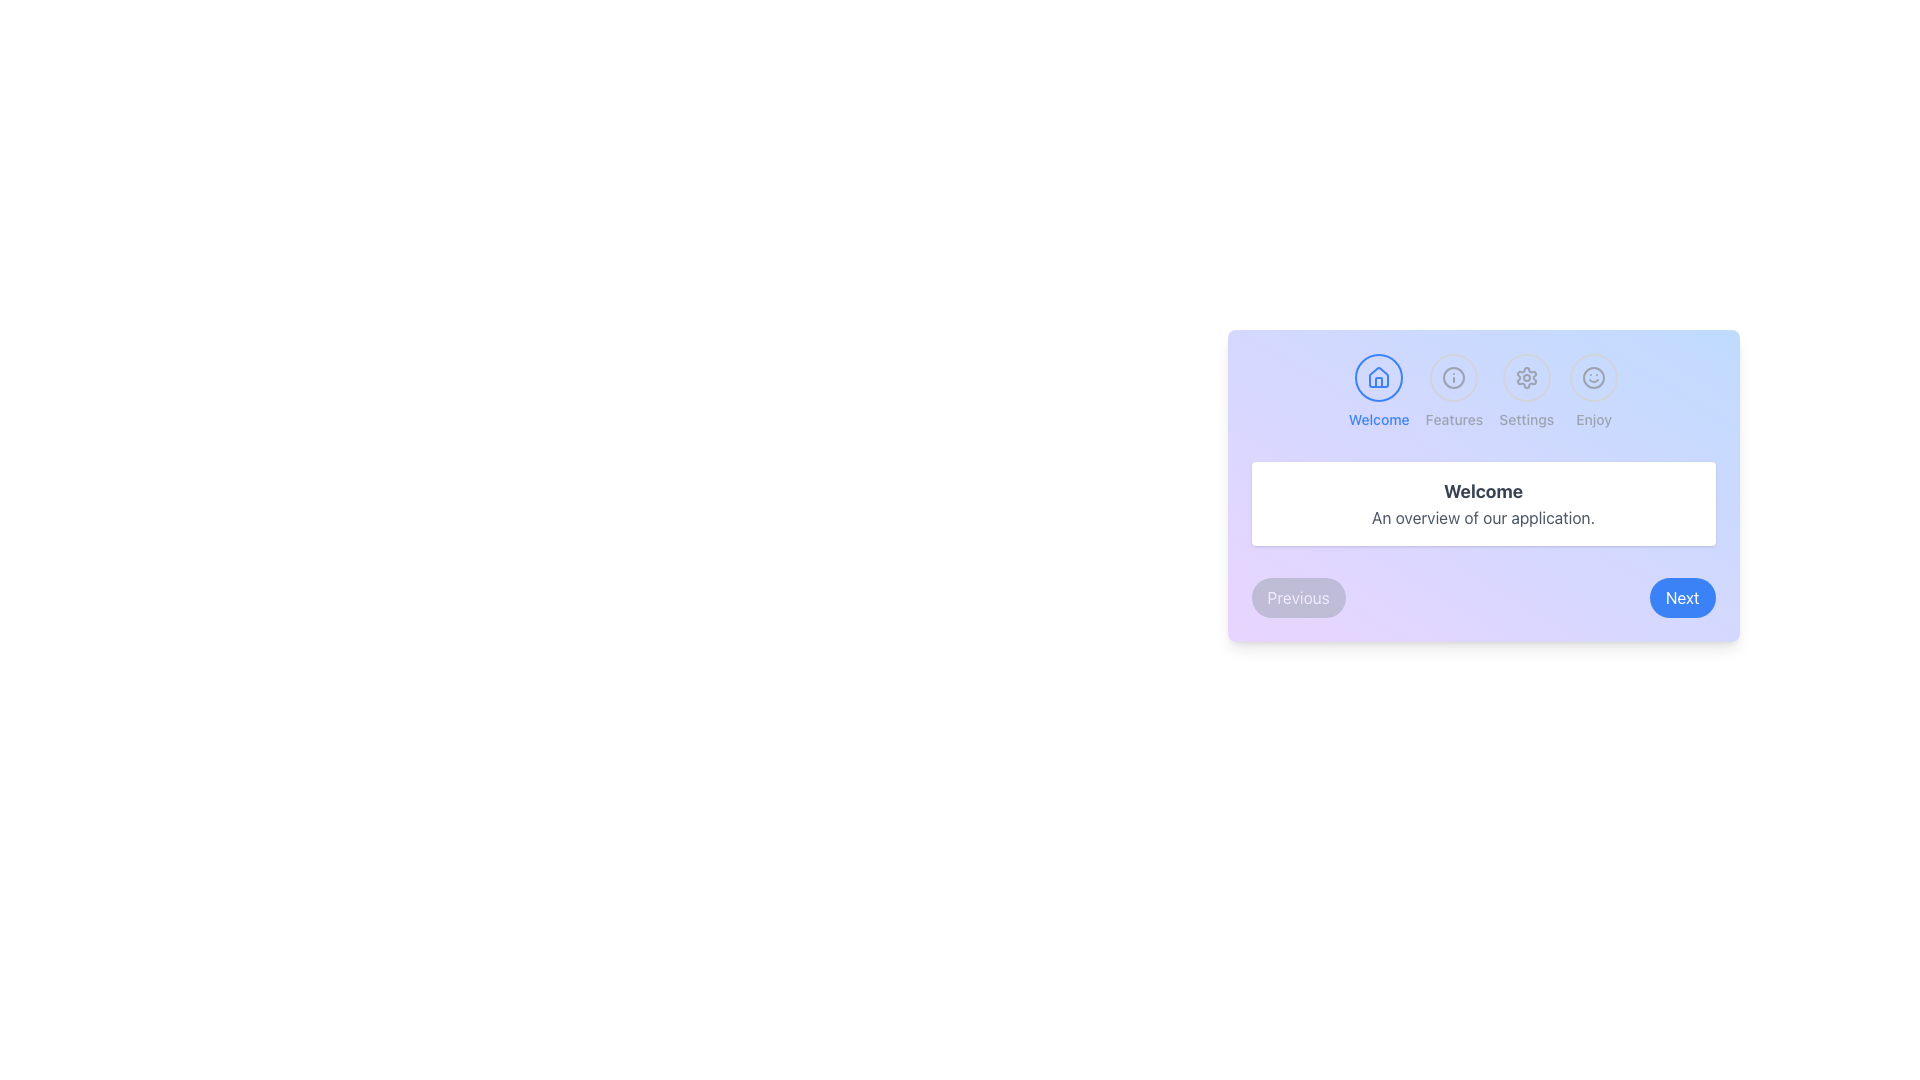  What do you see at coordinates (1378, 392) in the screenshot?
I see `the circular button with a house symbol and the label 'Welcome'` at bounding box center [1378, 392].